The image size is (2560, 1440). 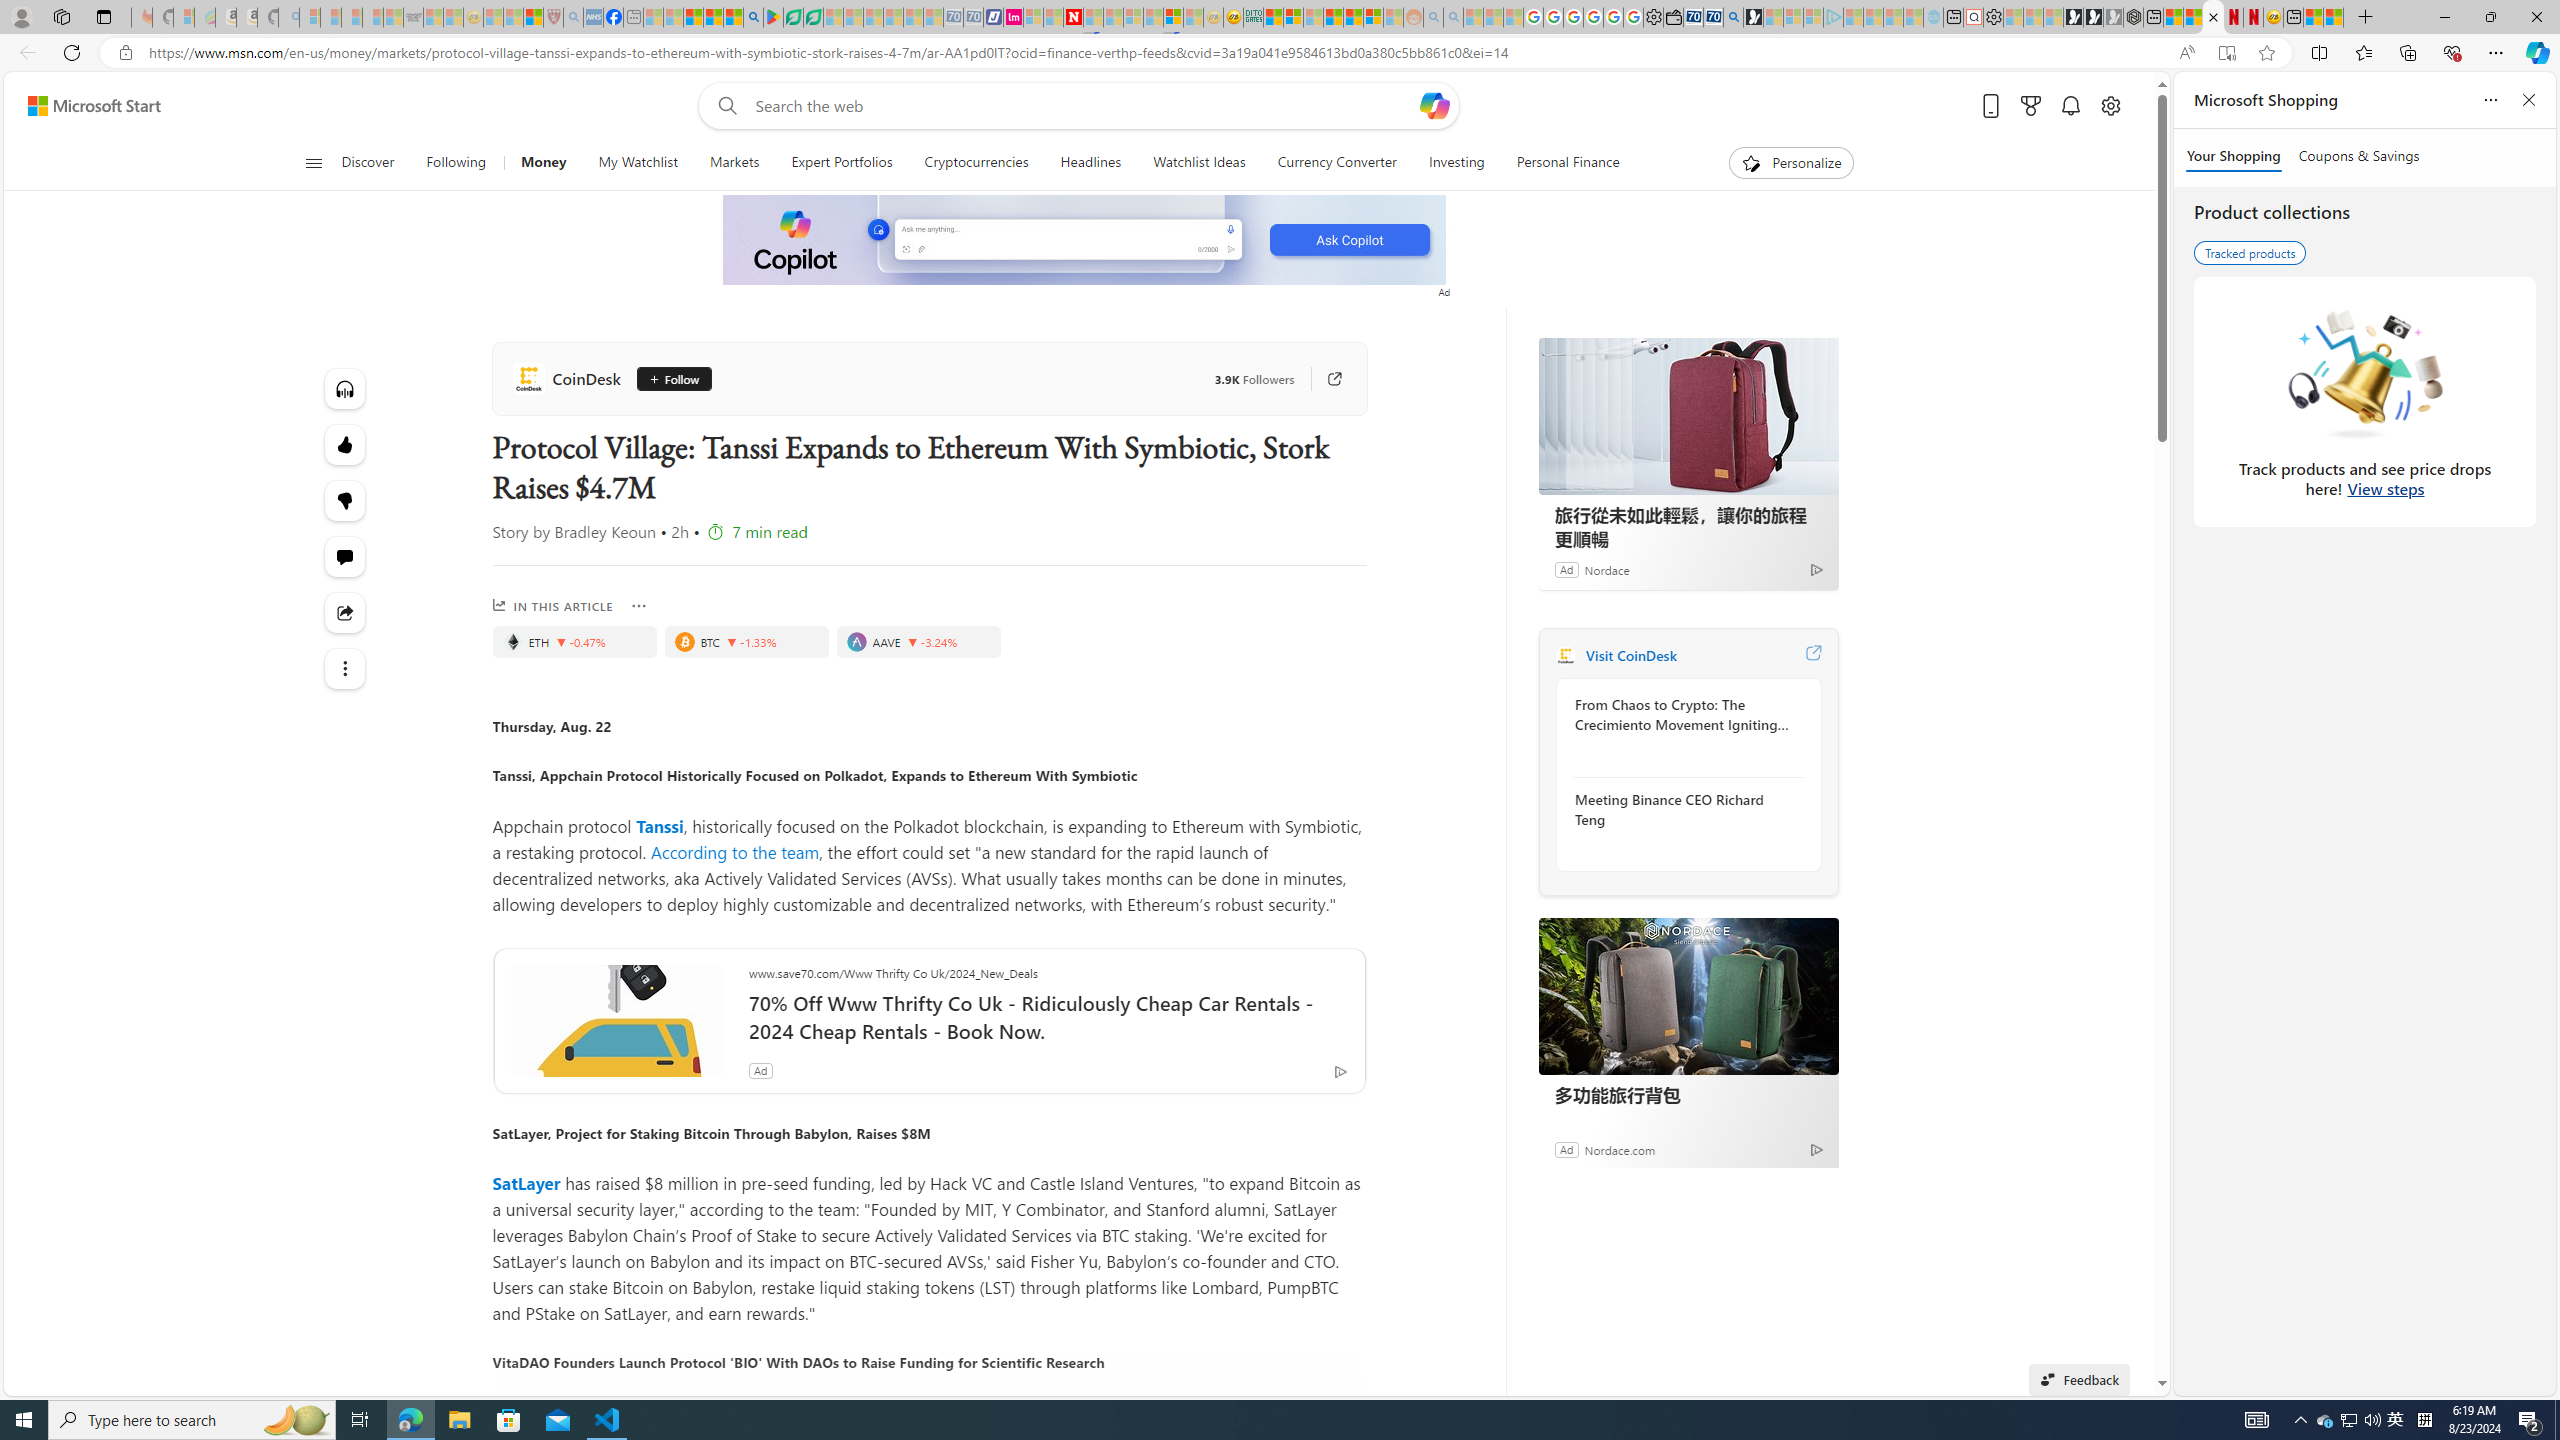 What do you see at coordinates (637, 162) in the screenshot?
I see `'My Watchlist'` at bounding box center [637, 162].